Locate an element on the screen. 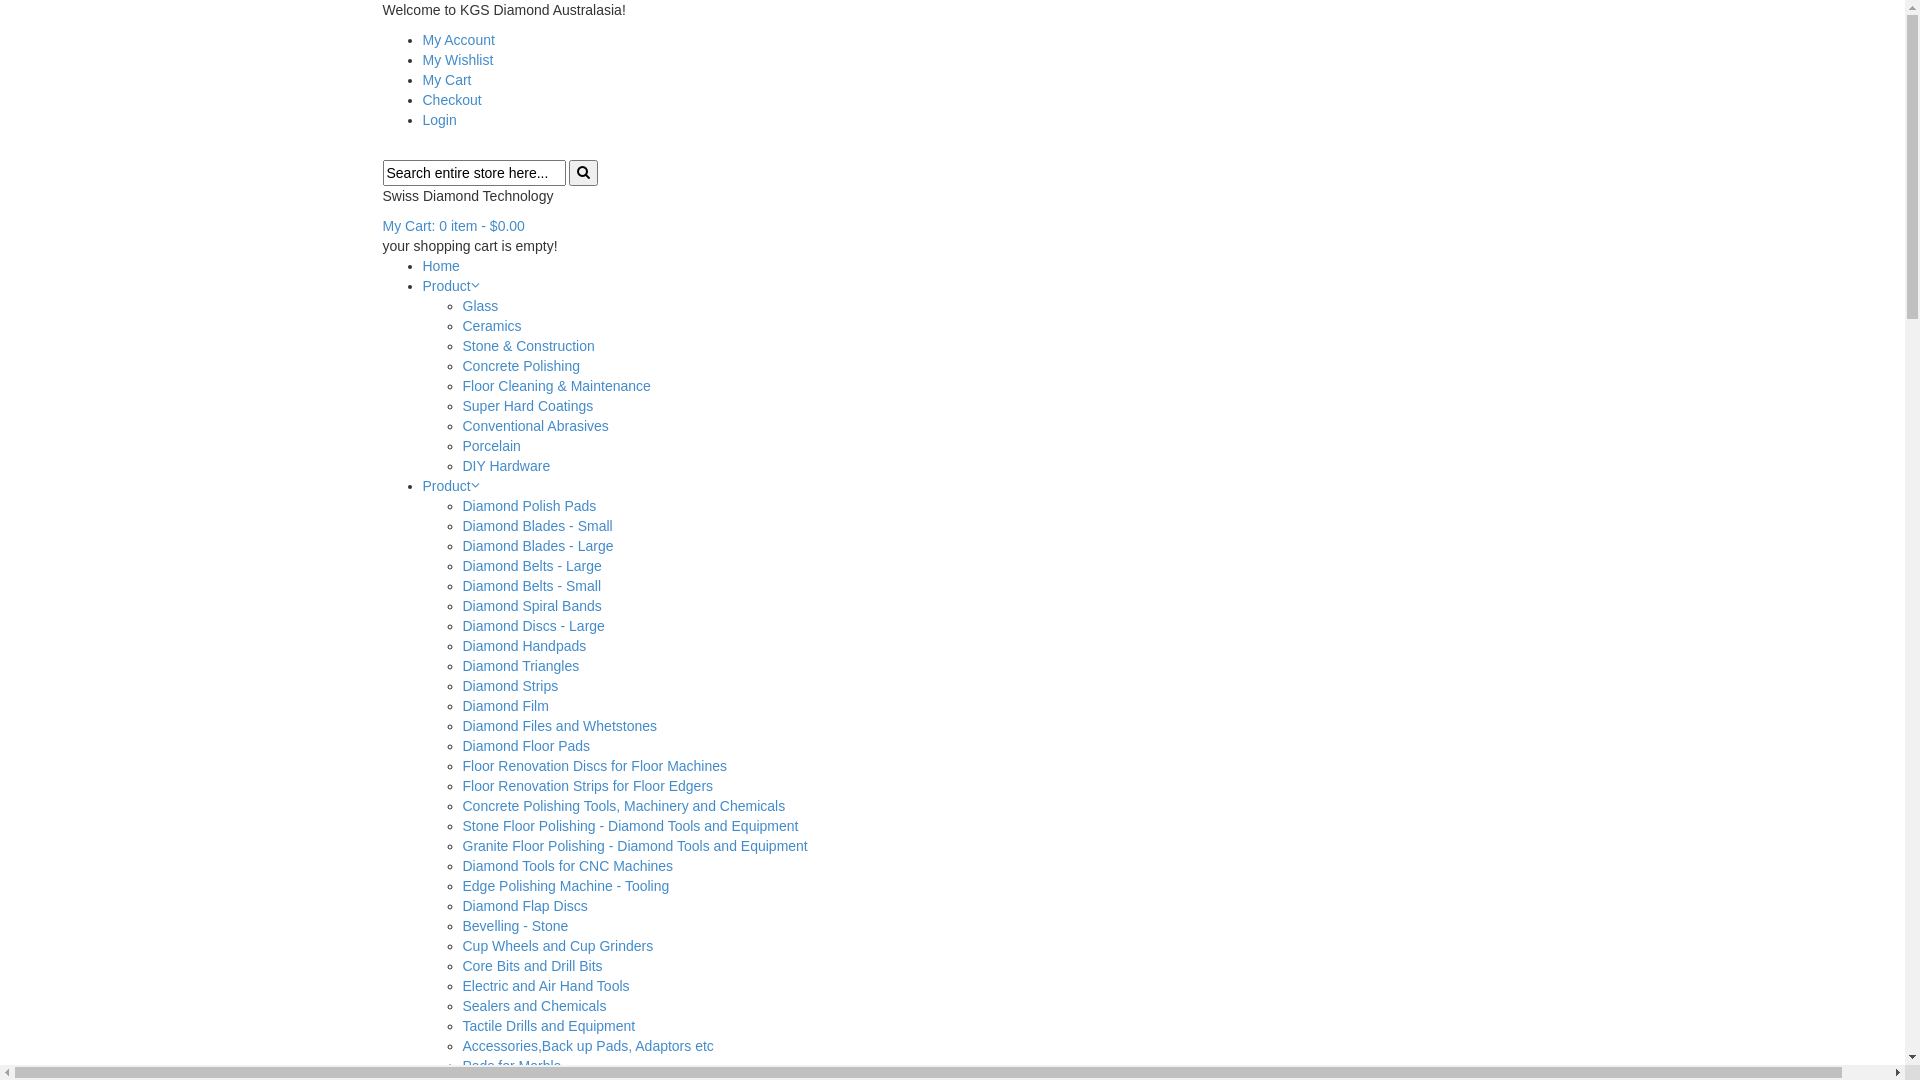  'Diamond Belts - Large' is located at coordinates (531, 566).